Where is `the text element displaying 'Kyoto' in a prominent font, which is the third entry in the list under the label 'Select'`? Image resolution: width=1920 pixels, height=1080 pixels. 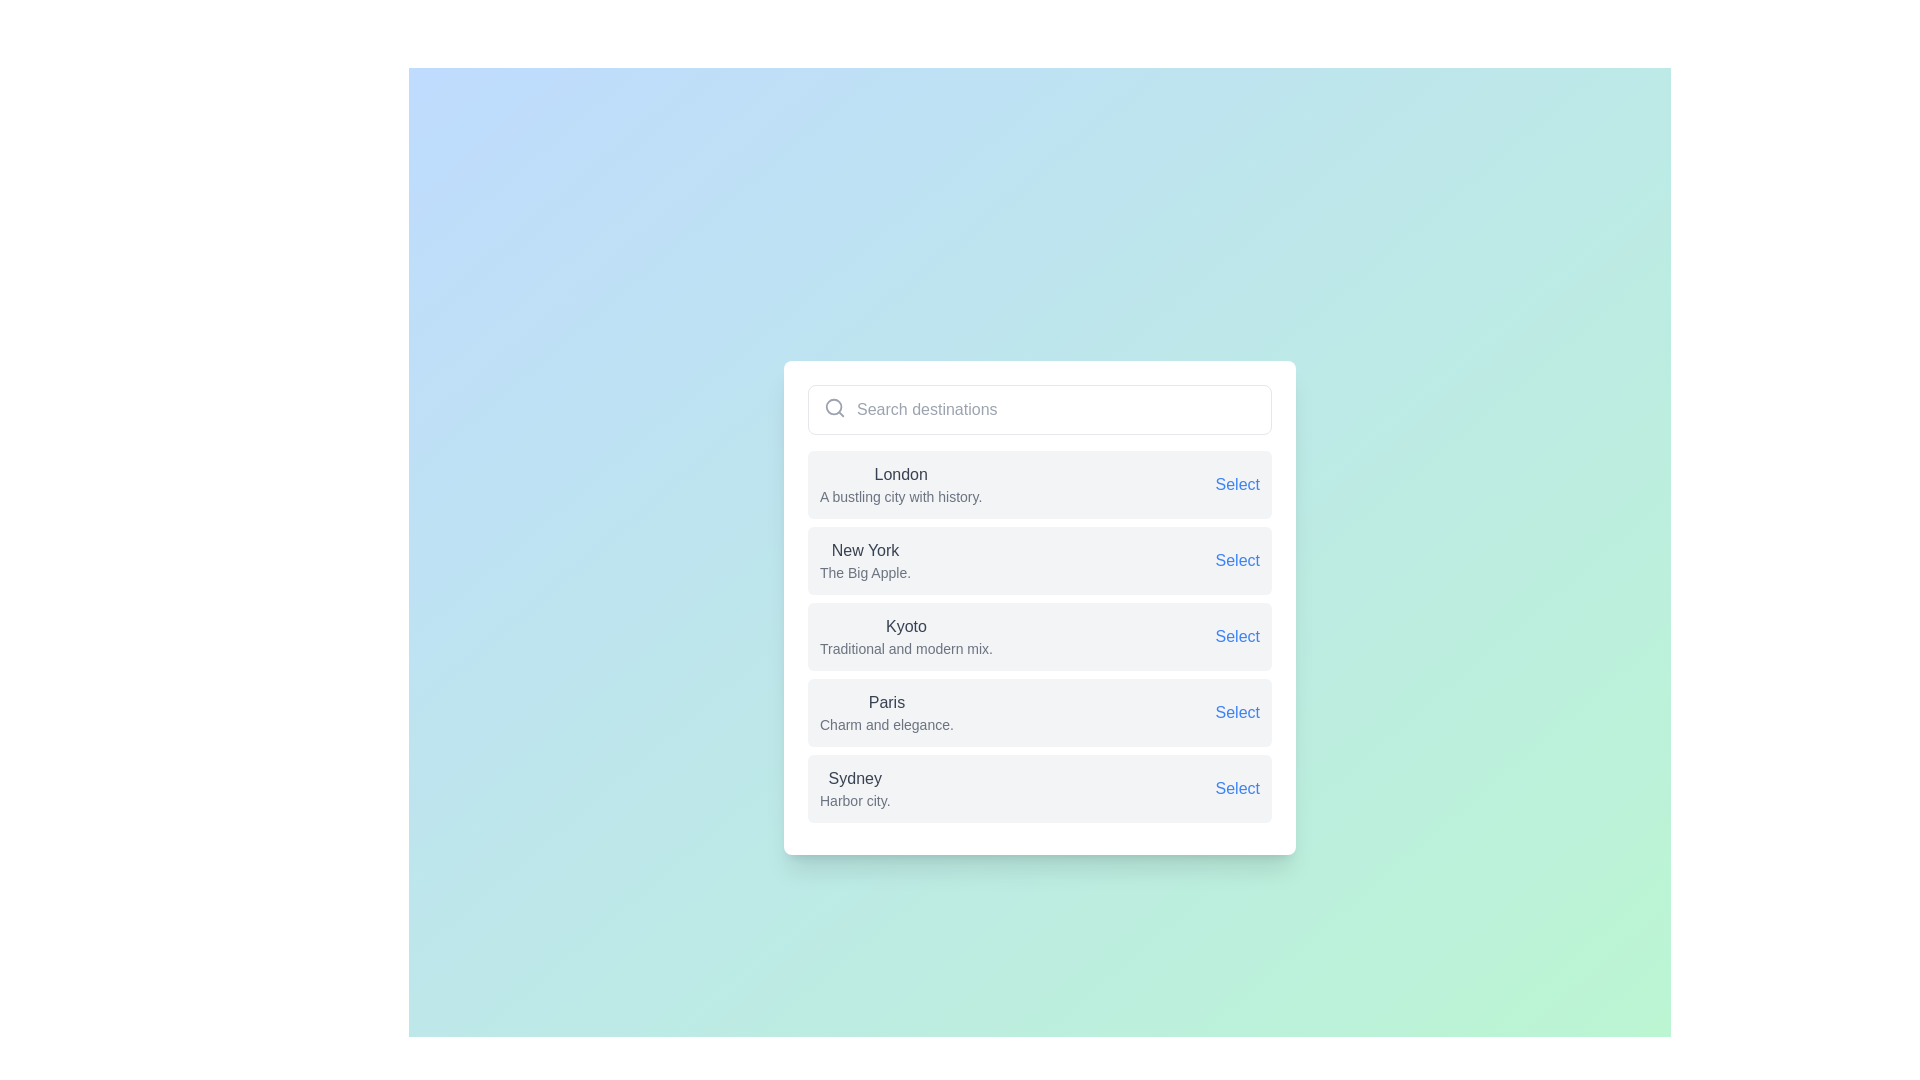 the text element displaying 'Kyoto' in a prominent font, which is the third entry in the list under the label 'Select' is located at coordinates (905, 636).